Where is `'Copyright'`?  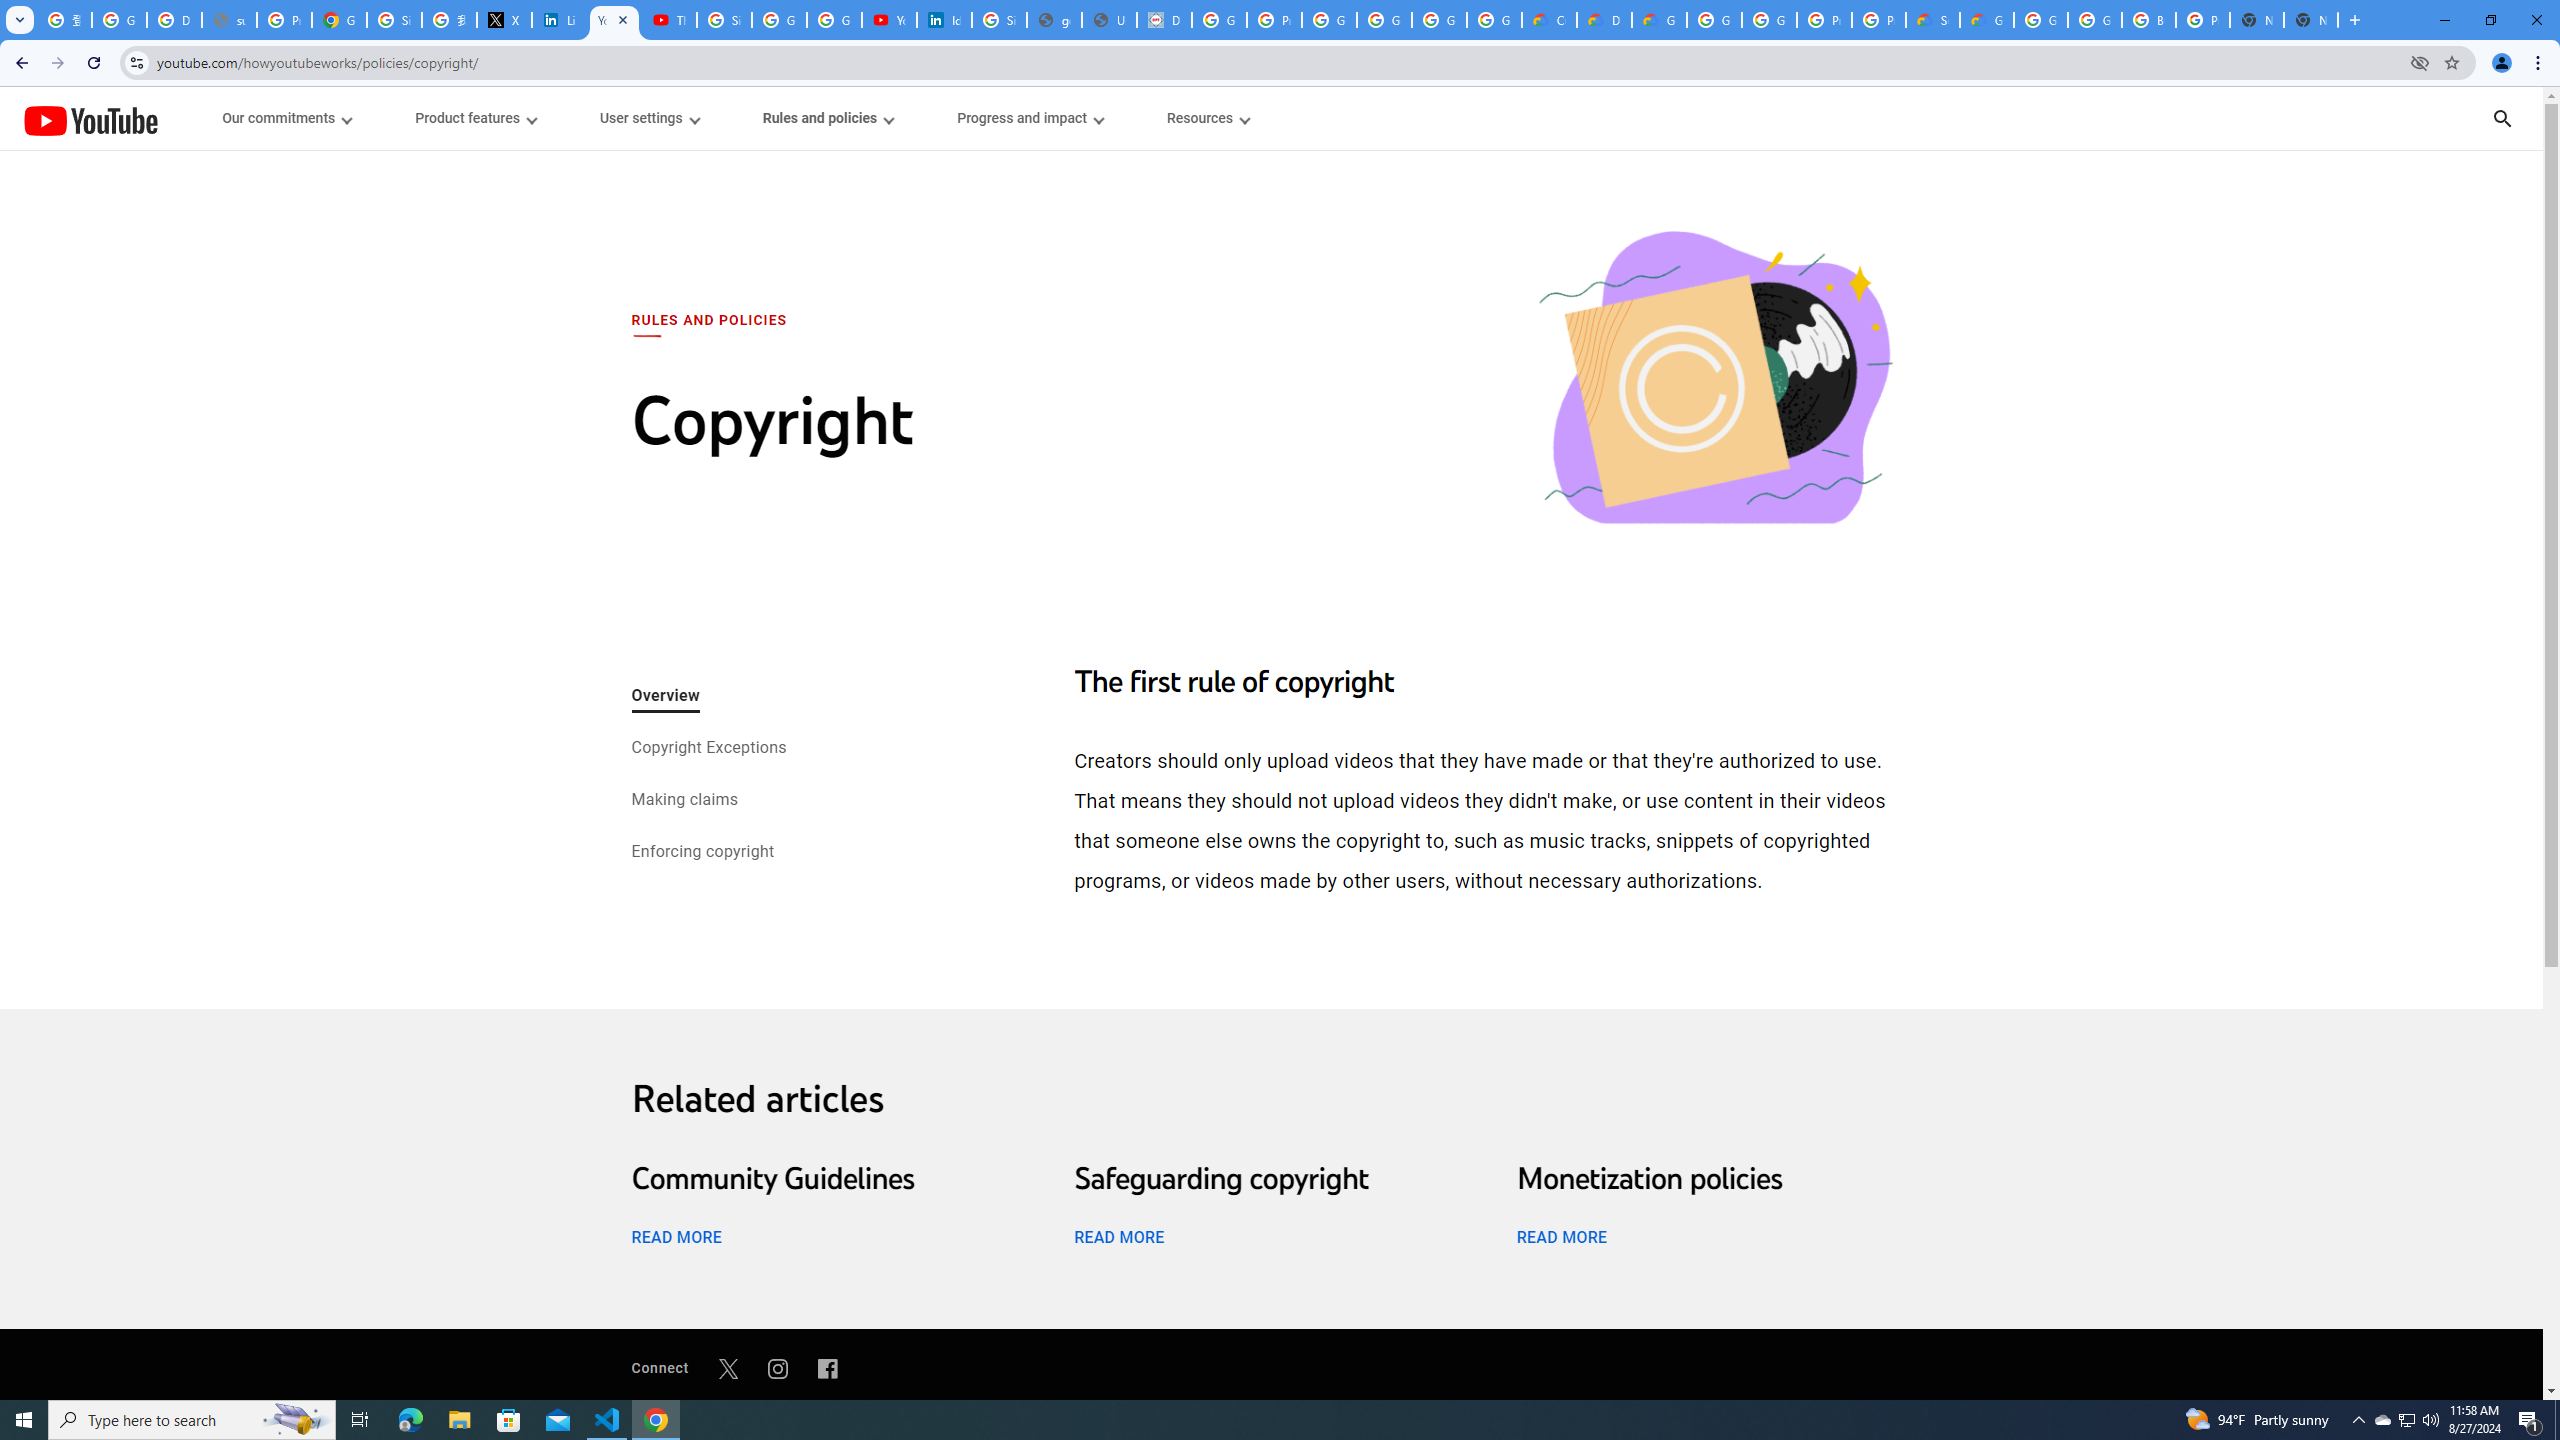
'Copyright' is located at coordinates (1712, 379).